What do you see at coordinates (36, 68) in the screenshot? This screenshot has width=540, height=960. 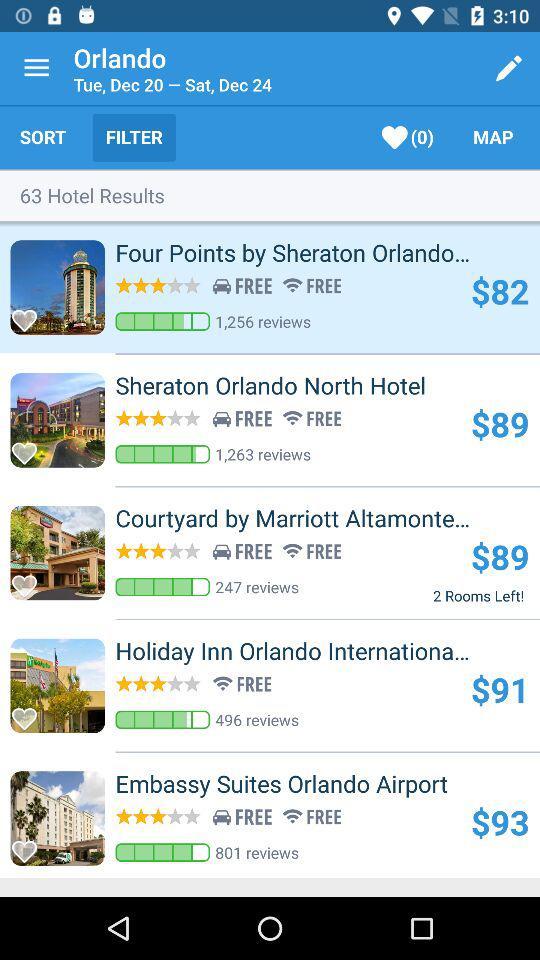 I see `item to the left of orlando item` at bounding box center [36, 68].